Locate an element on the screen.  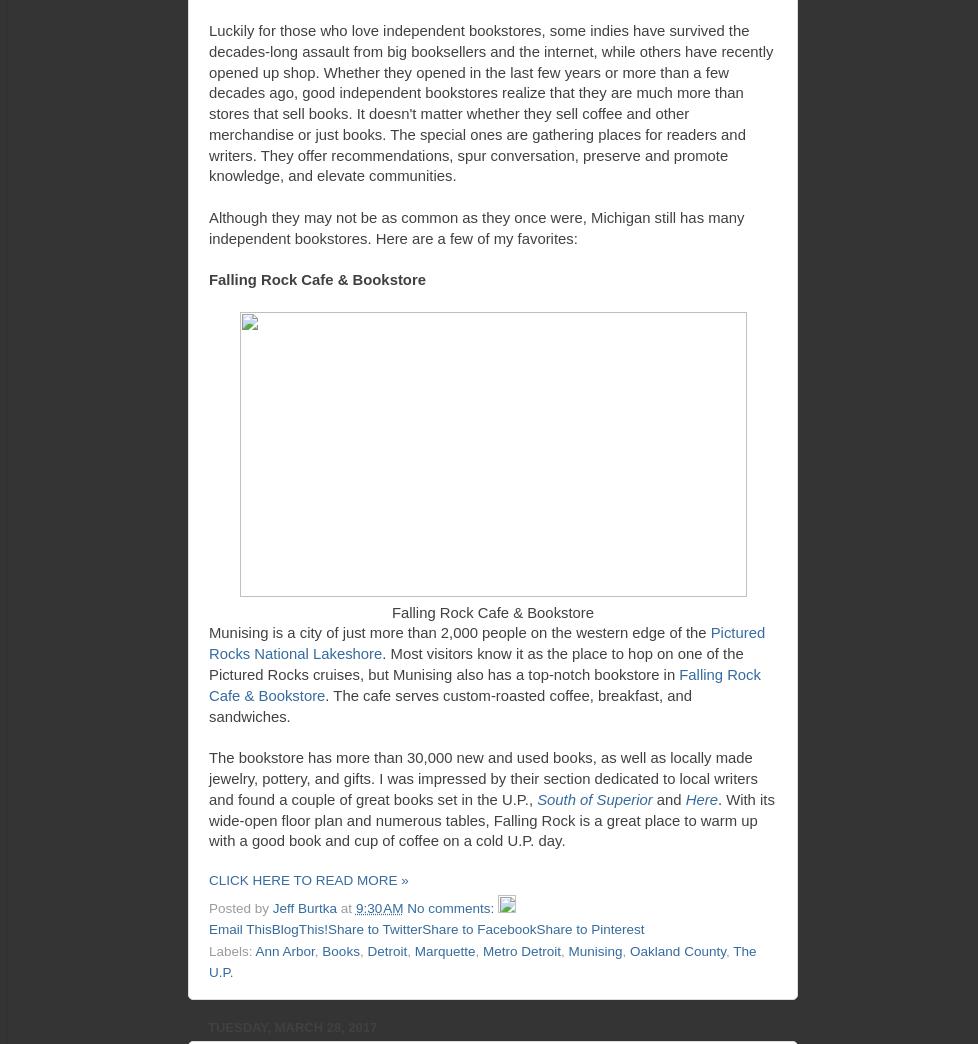
'Labels:' is located at coordinates (231, 949).